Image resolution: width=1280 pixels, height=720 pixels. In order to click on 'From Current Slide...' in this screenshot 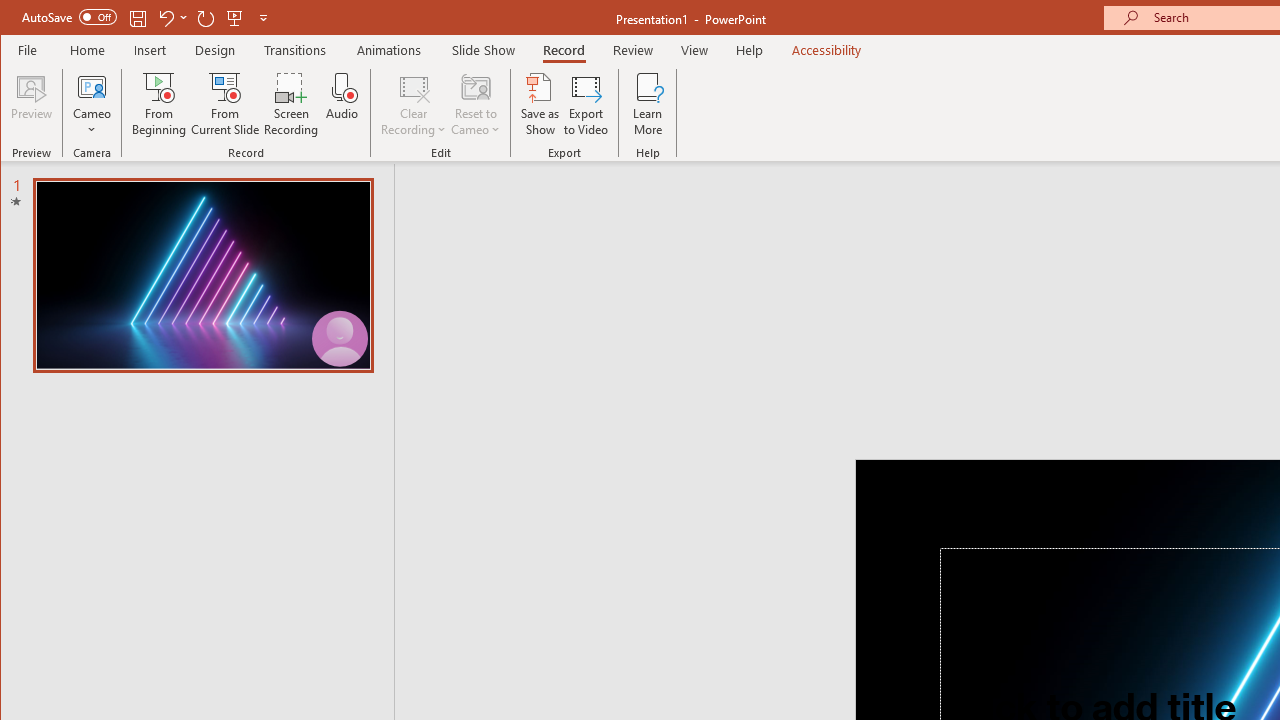, I will do `click(225, 104)`.